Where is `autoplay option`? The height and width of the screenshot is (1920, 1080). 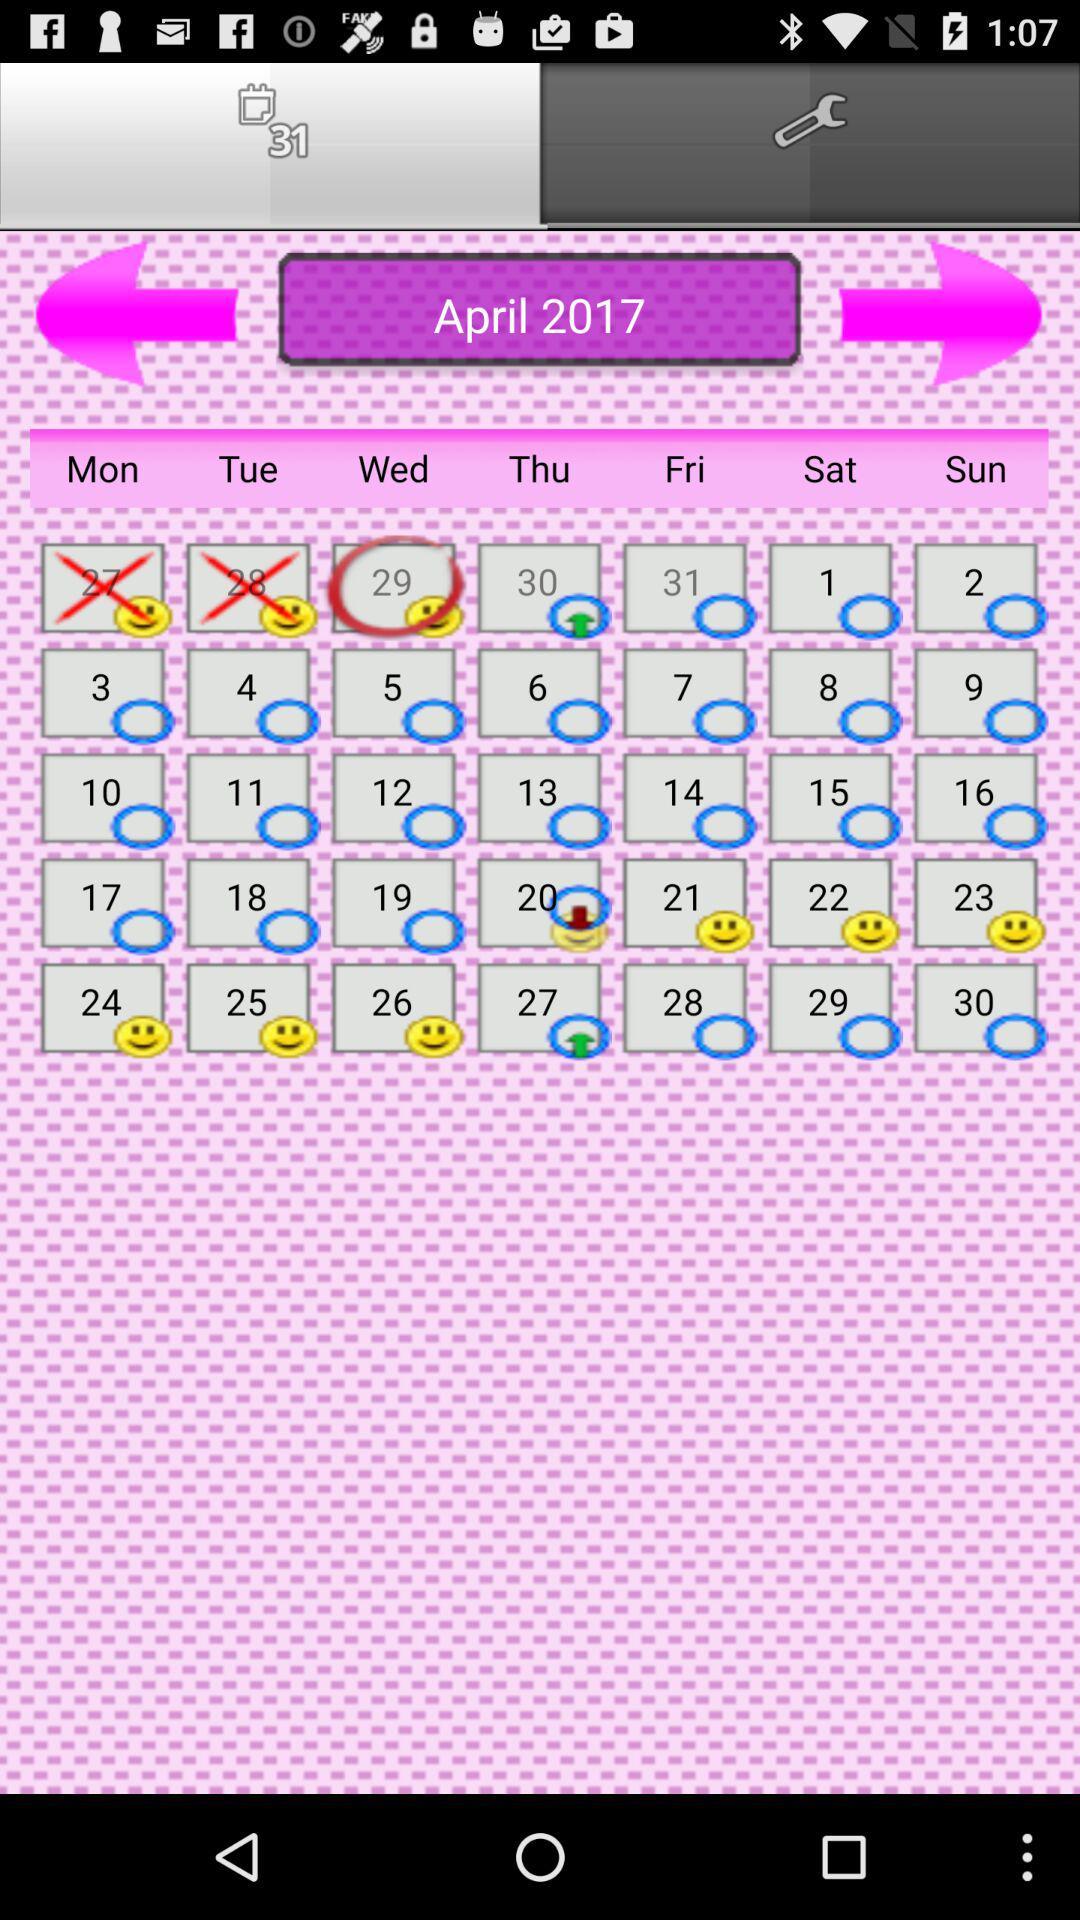
autoplay option is located at coordinates (941, 314).